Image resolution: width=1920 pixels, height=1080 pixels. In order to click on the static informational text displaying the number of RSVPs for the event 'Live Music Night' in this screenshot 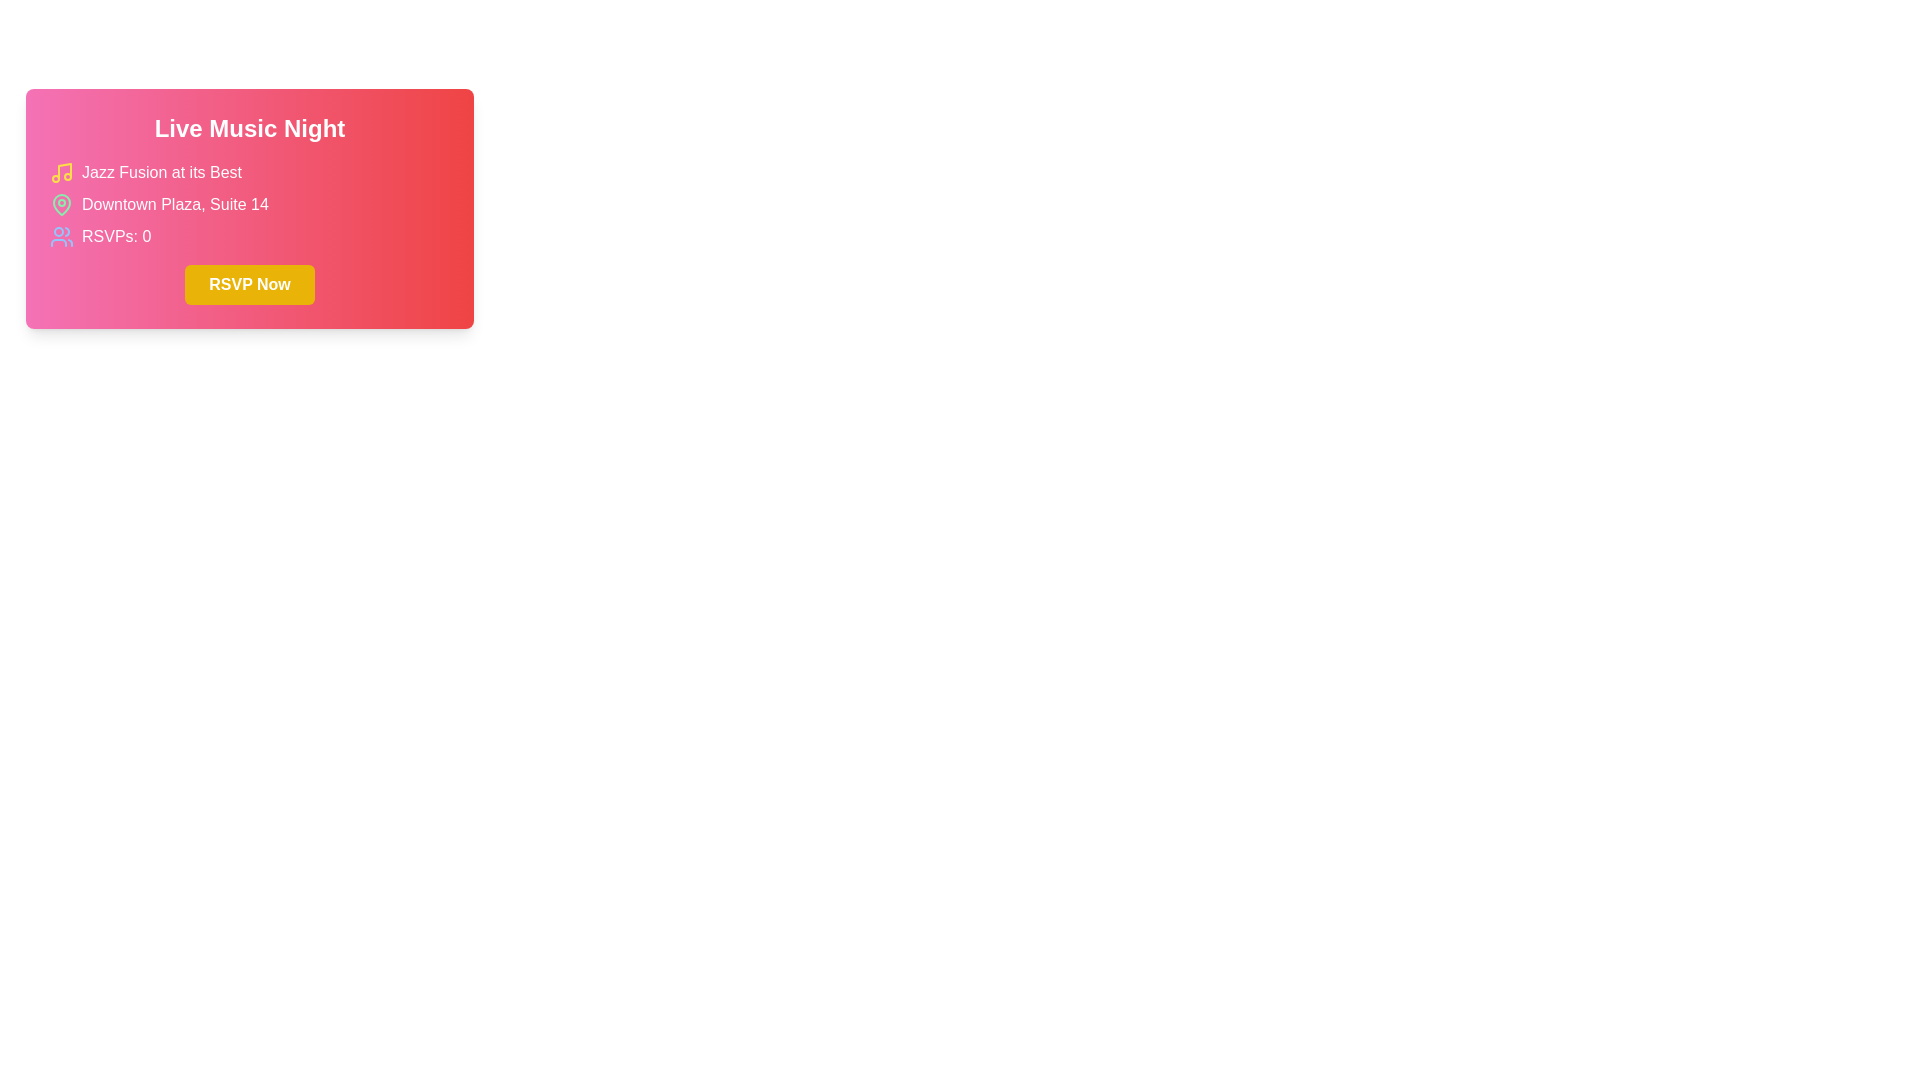, I will do `click(115, 235)`.